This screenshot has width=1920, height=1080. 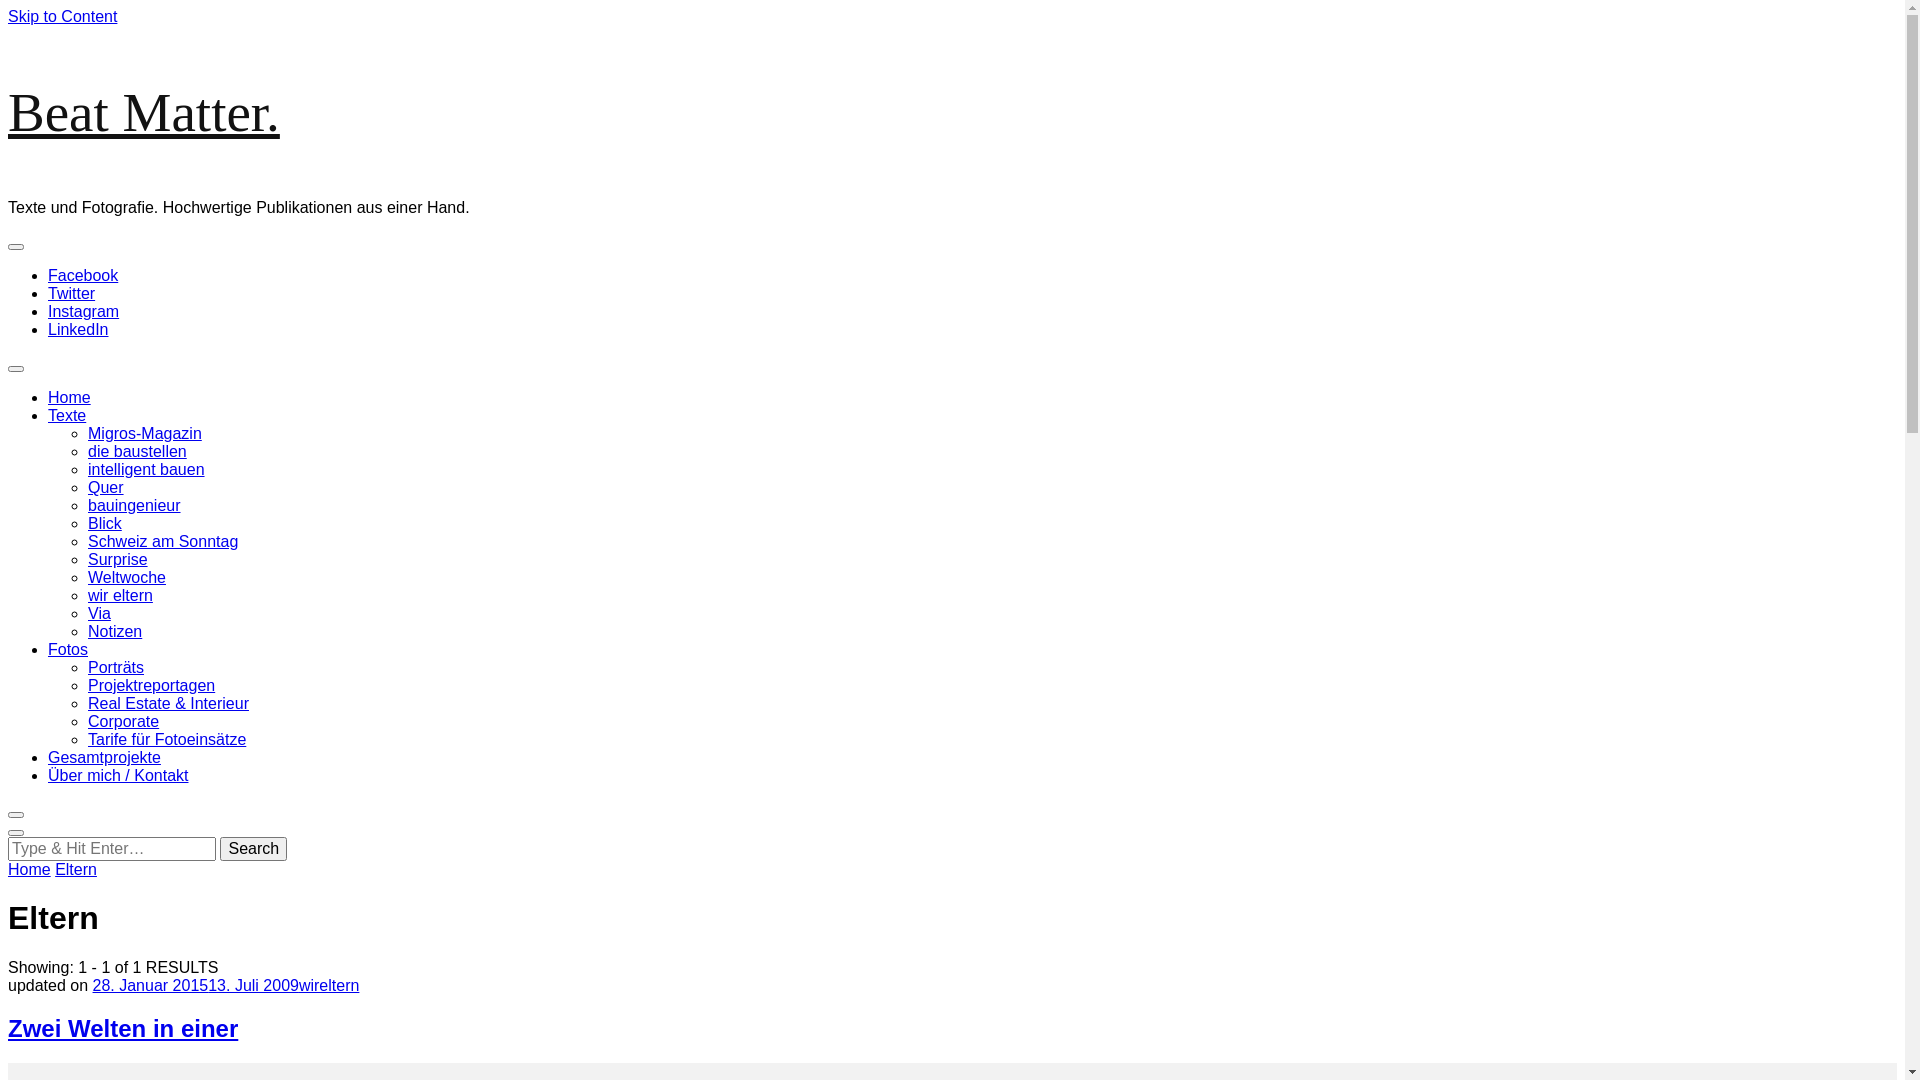 I want to click on 'Texte', so click(x=67, y=414).